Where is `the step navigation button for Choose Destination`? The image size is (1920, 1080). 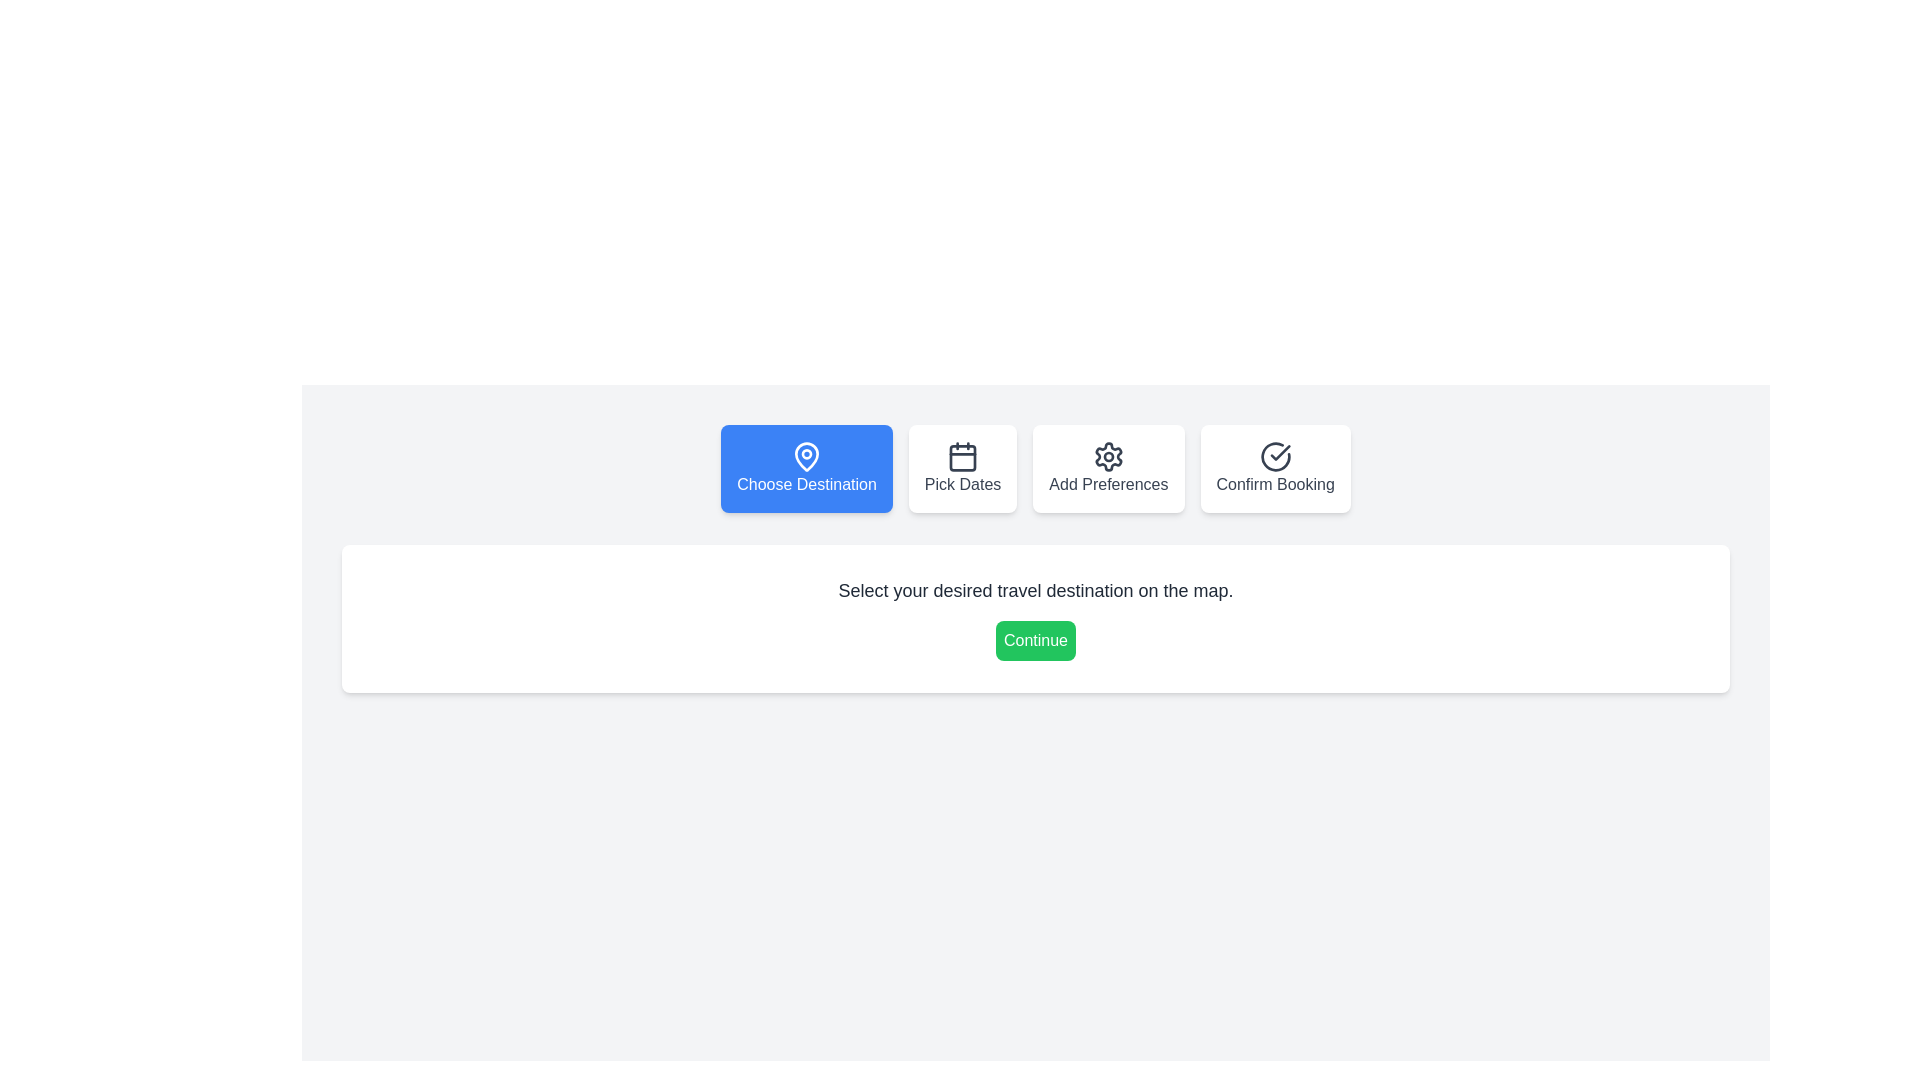
the step navigation button for Choose Destination is located at coordinates (806, 469).